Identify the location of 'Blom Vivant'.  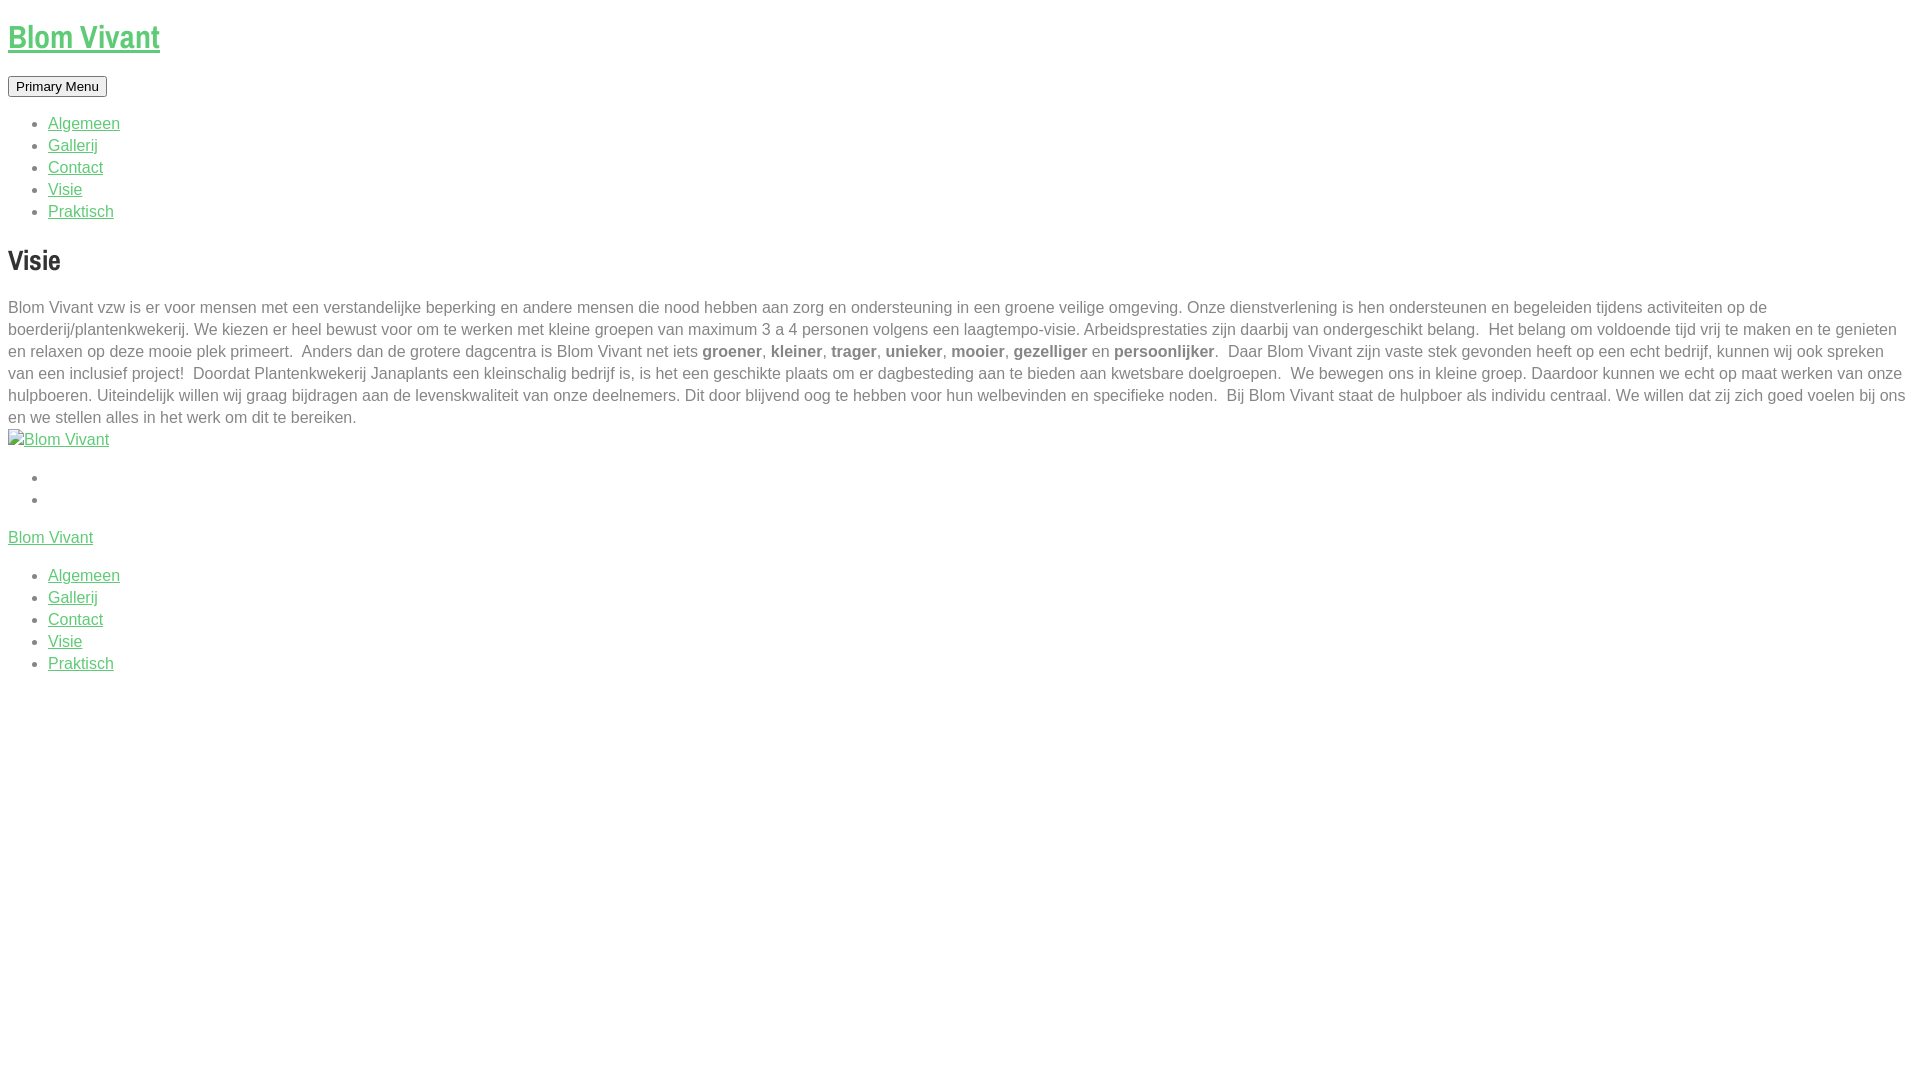
(50, 536).